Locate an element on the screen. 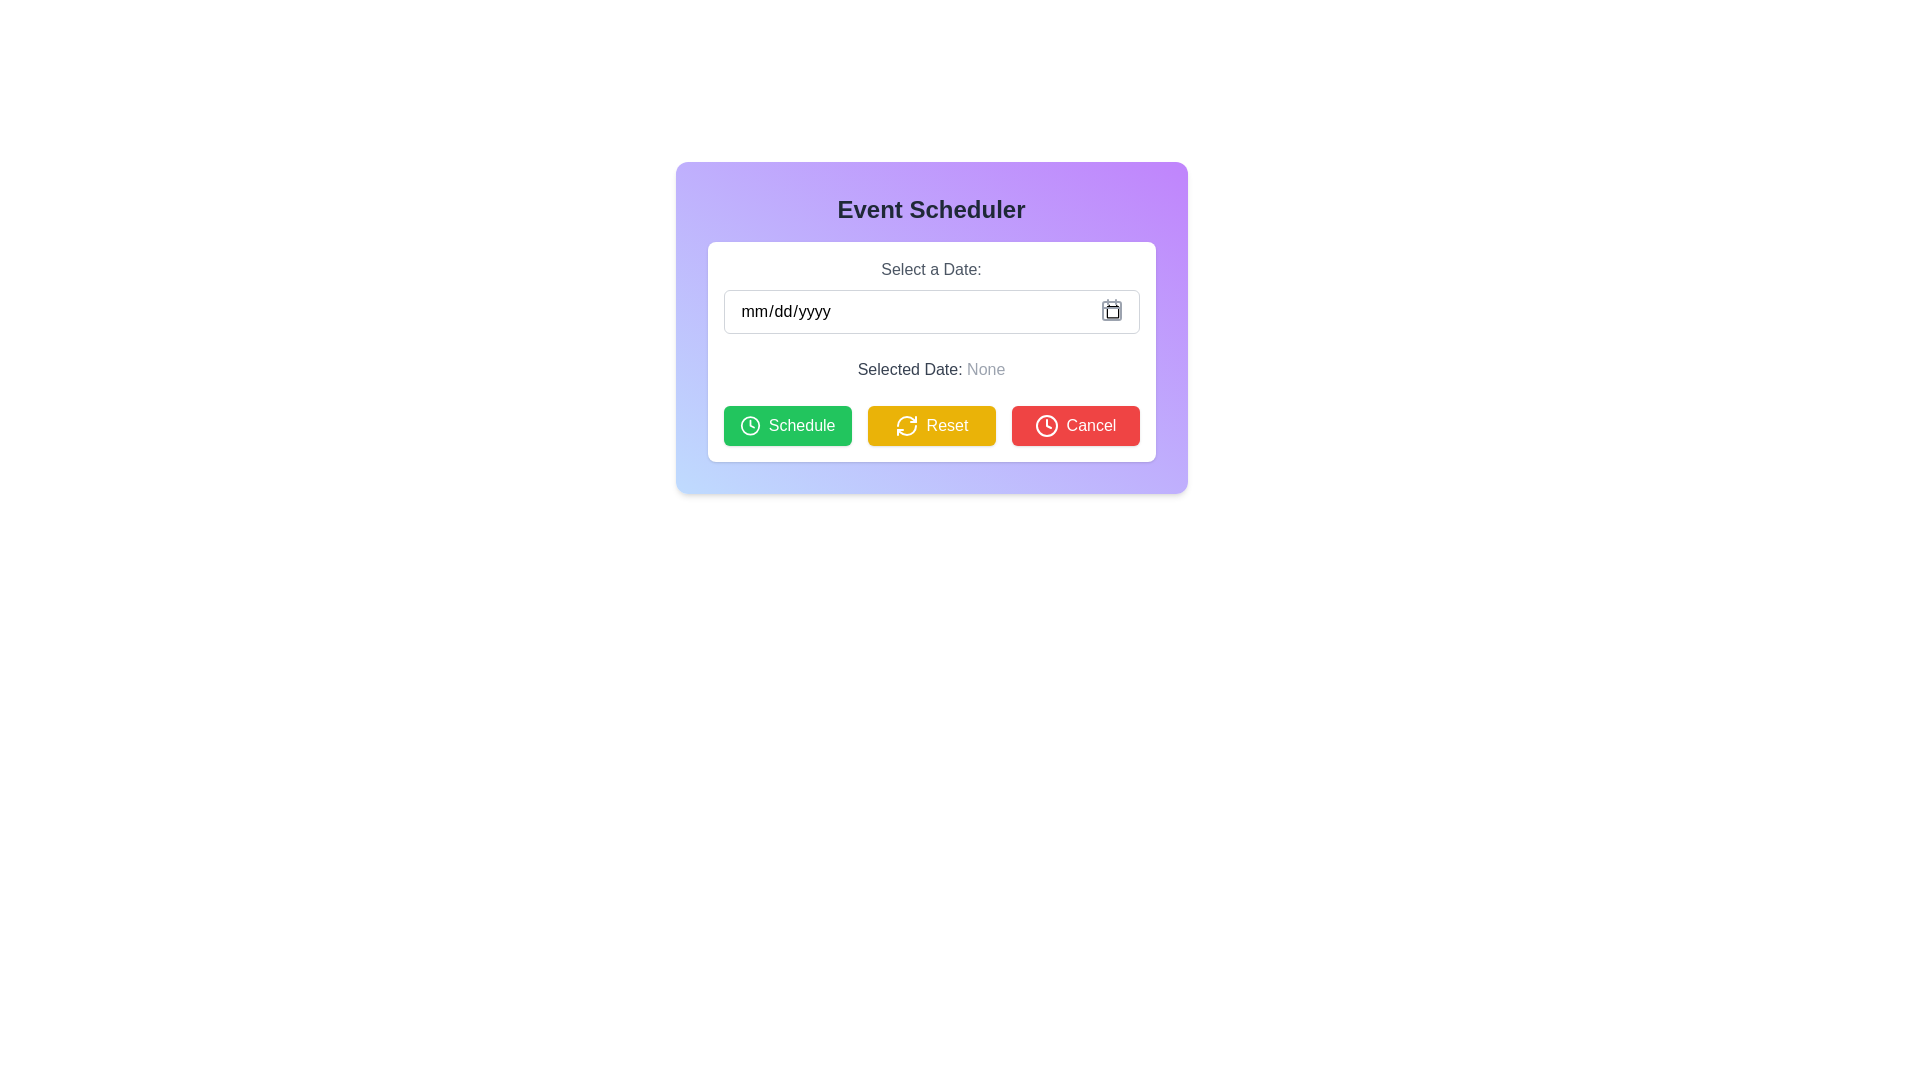 The width and height of the screenshot is (1920, 1080). the yellow 'Reset' button with an icon resembling a refresh symbol, which is the second button in a row of three buttons at the bottom of a card-like component is located at coordinates (930, 424).